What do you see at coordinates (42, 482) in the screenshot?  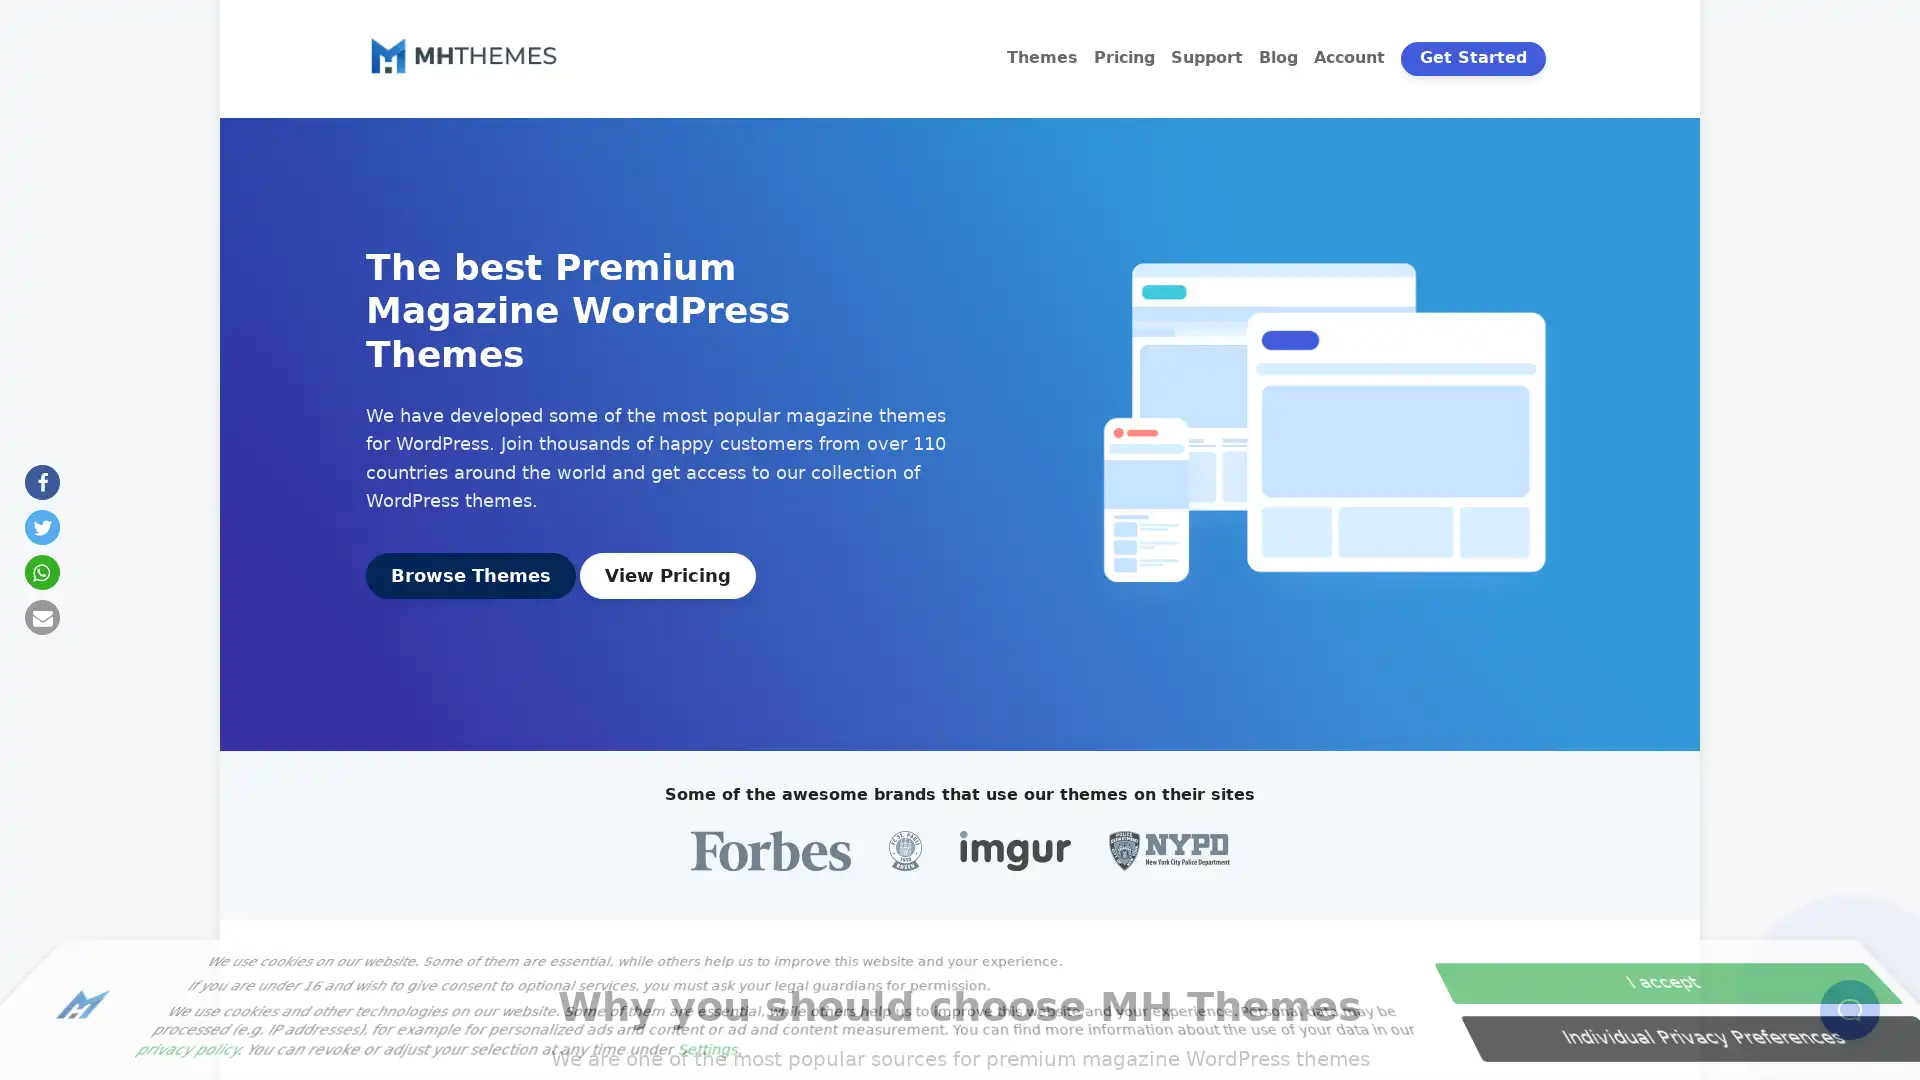 I see `Share on Facebook` at bounding box center [42, 482].